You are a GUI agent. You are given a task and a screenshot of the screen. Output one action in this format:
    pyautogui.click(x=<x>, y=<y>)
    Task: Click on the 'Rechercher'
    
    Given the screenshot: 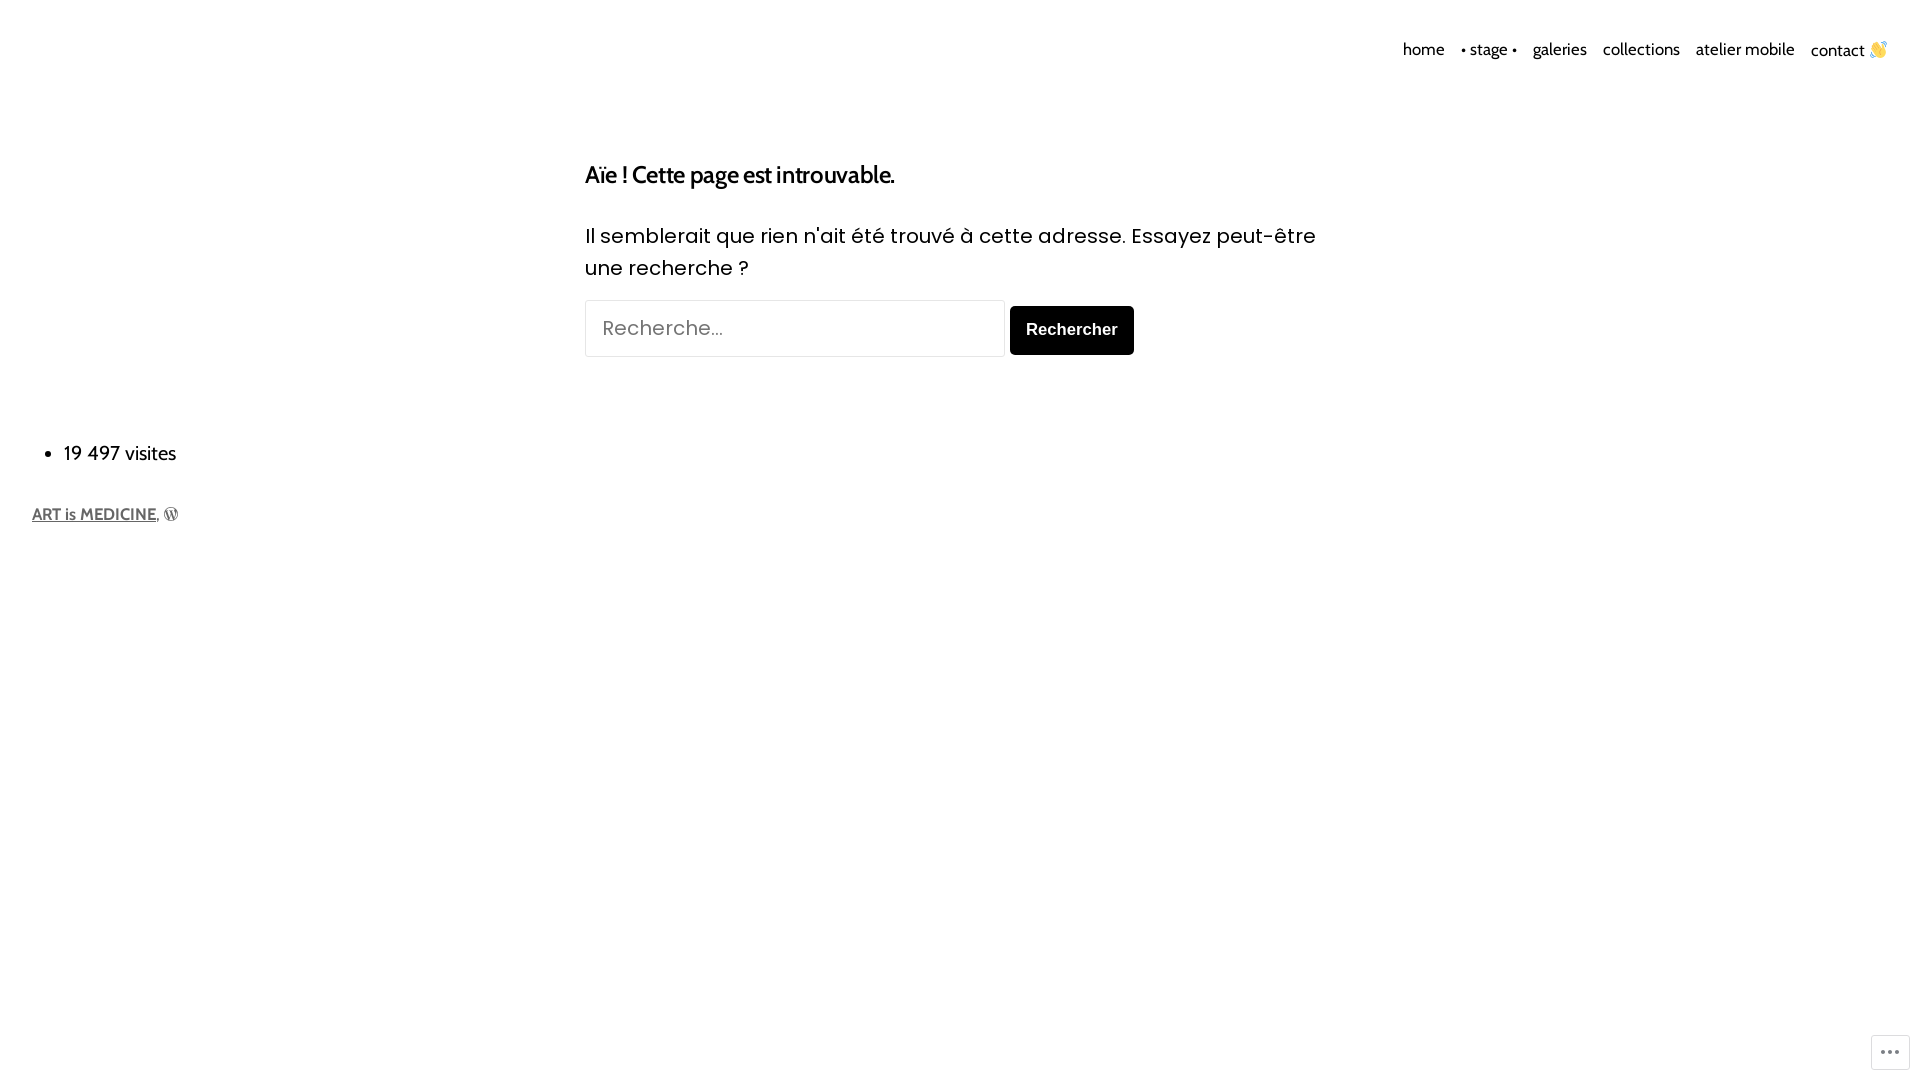 What is the action you would take?
    pyautogui.click(x=1070, y=329)
    